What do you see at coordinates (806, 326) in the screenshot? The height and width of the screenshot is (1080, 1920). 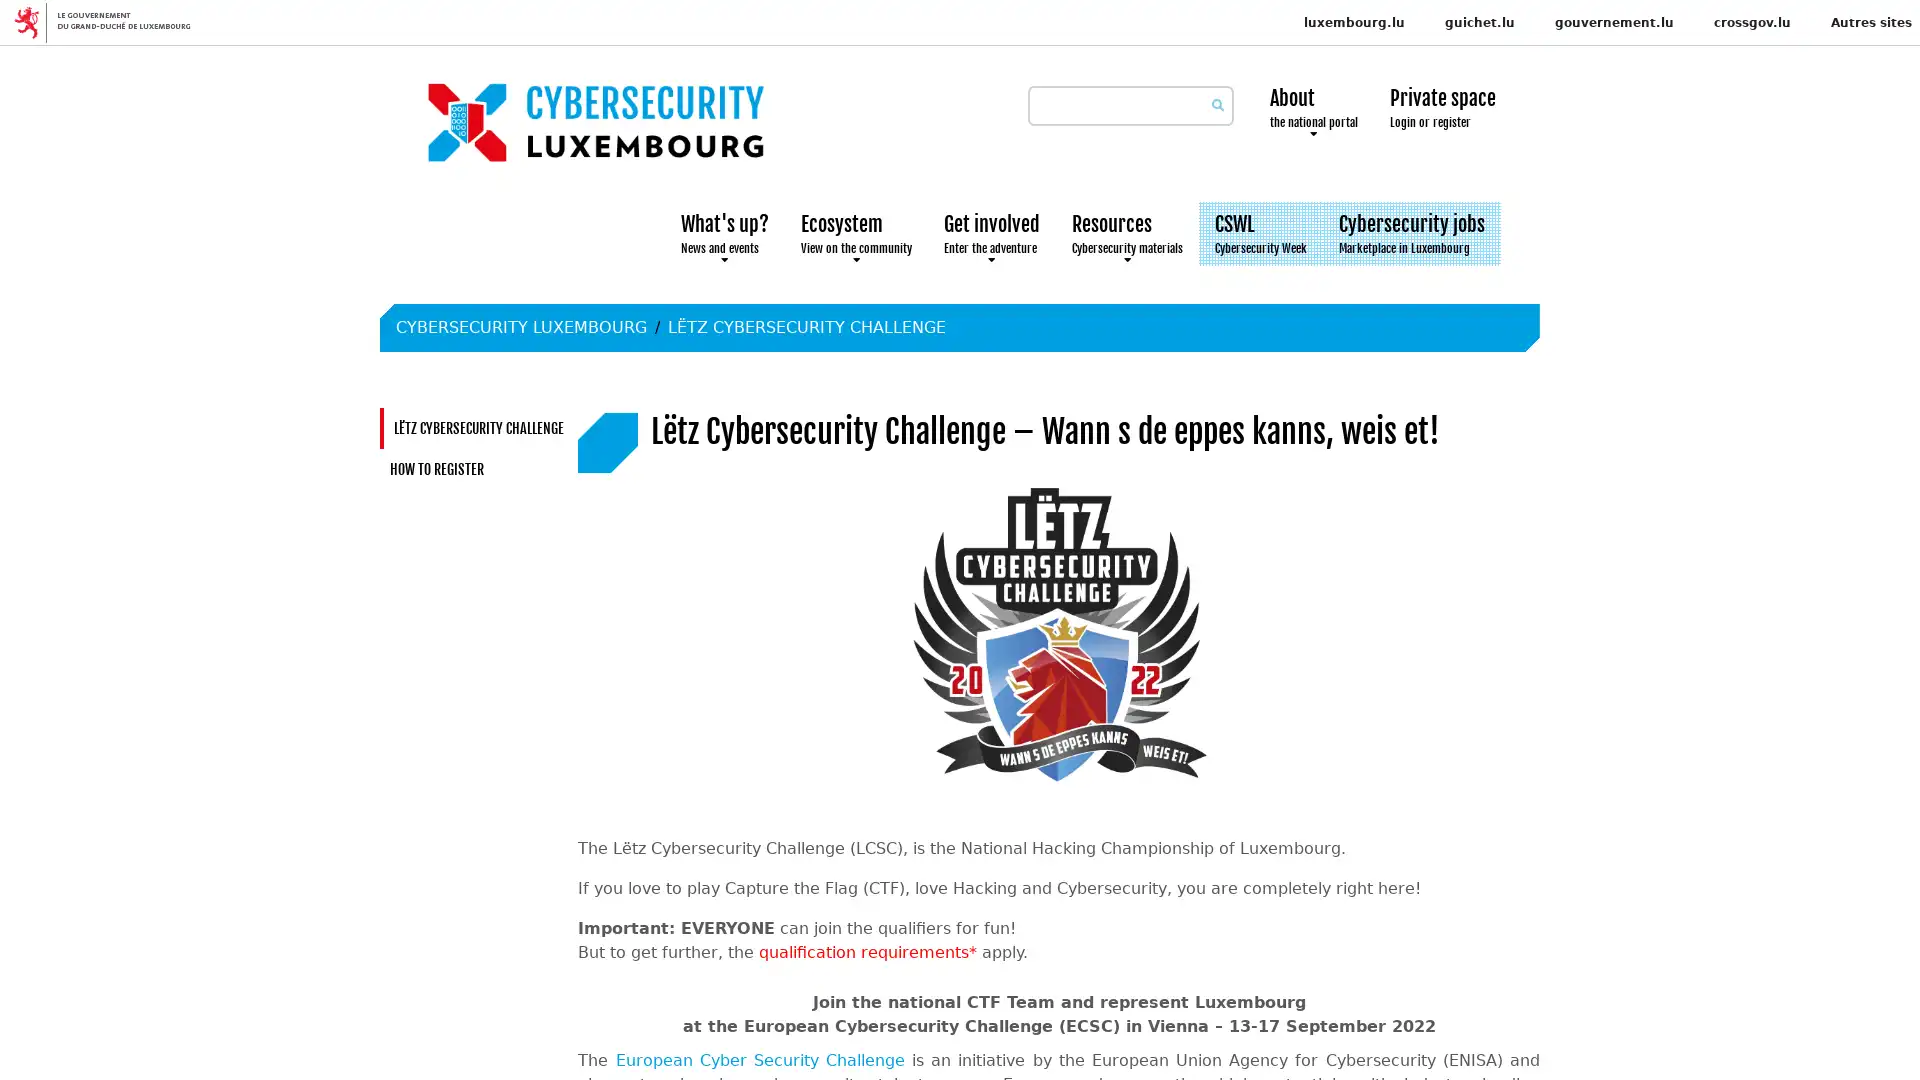 I see `LETZ CYBERSECURITY CHALLENGE` at bounding box center [806, 326].